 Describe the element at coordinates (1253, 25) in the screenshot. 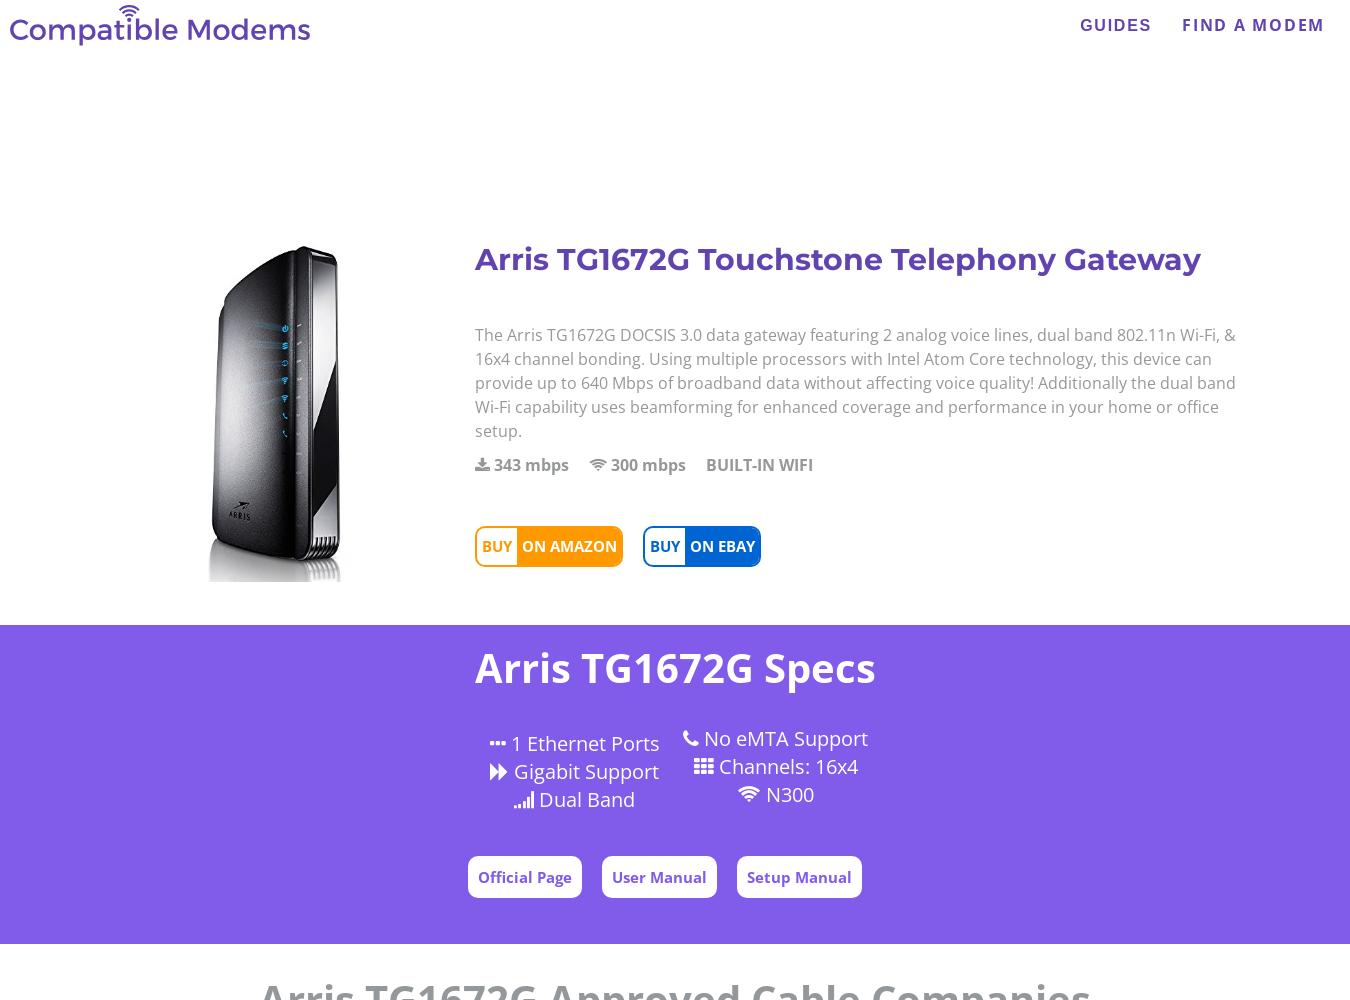

I see `'Find a Modem'` at that location.